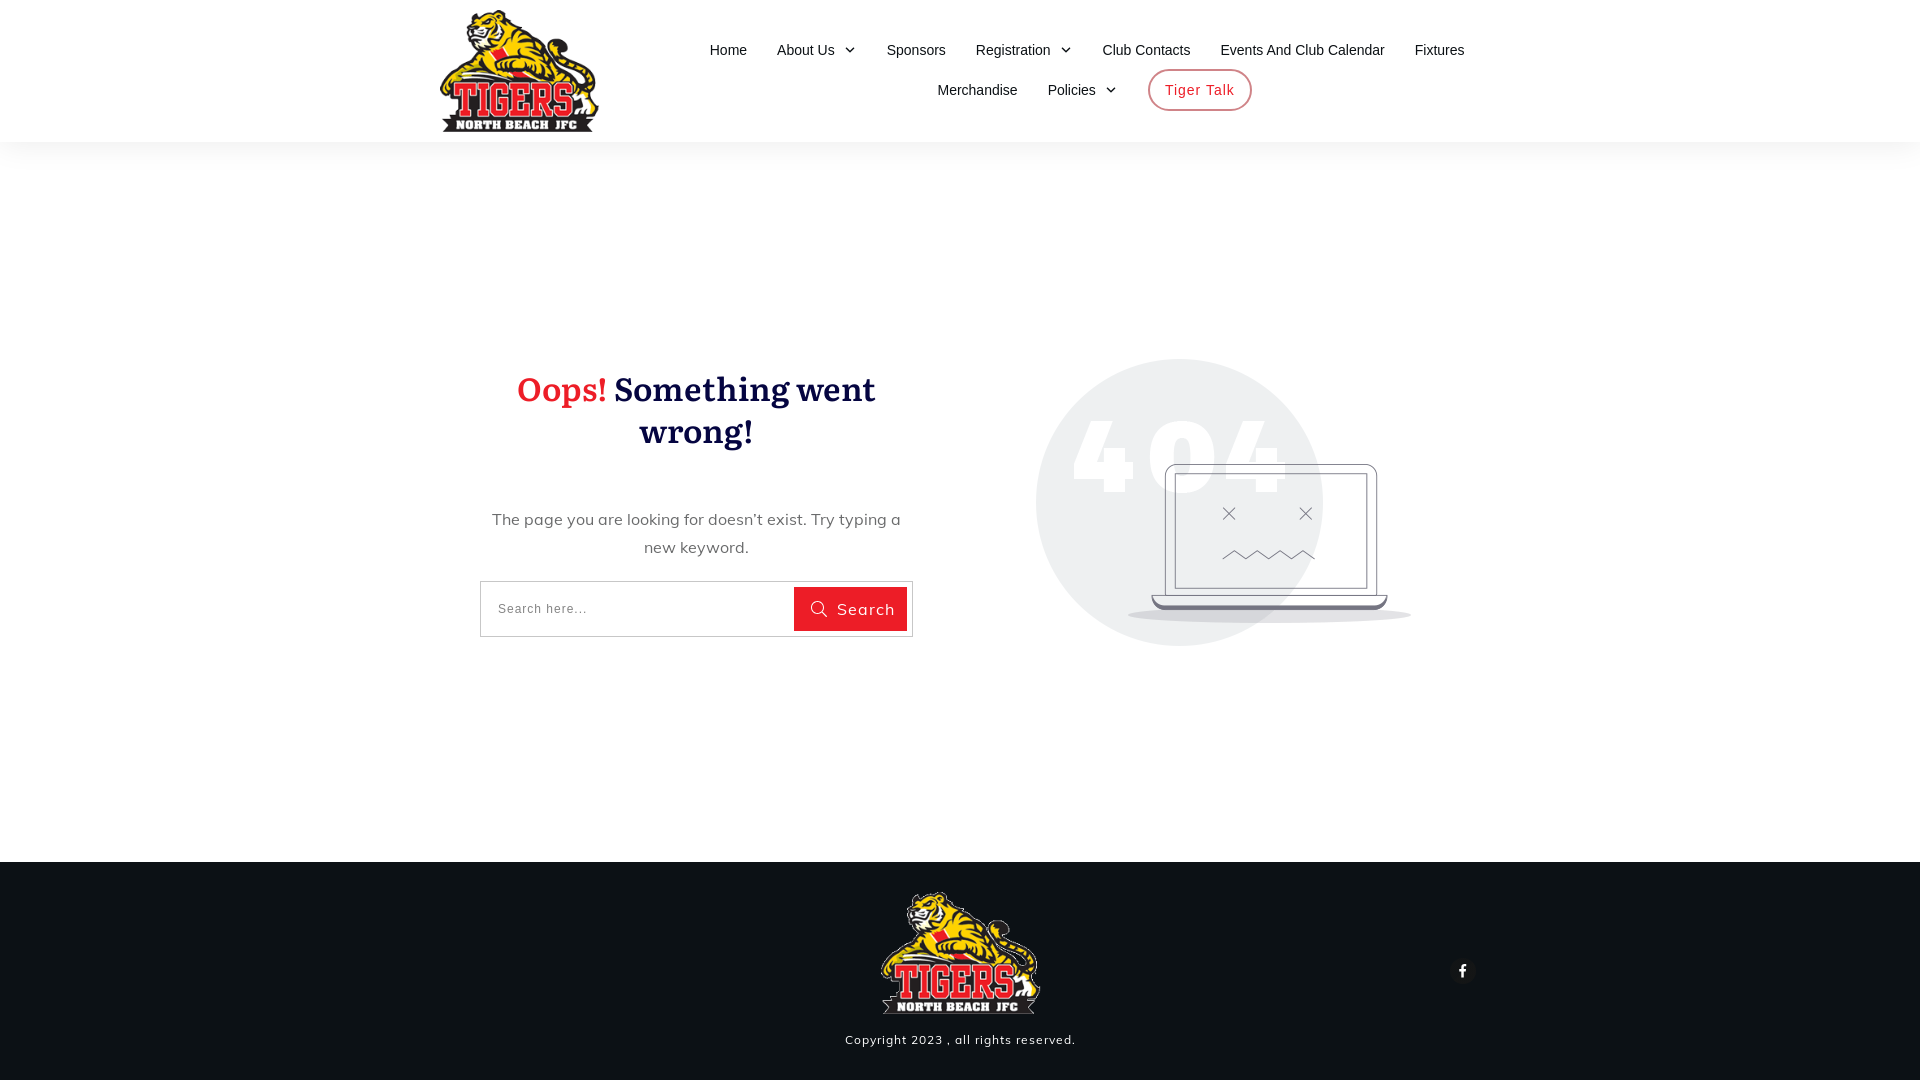 The image size is (1920, 1080). I want to click on 'Club Contacts', so click(1147, 49).